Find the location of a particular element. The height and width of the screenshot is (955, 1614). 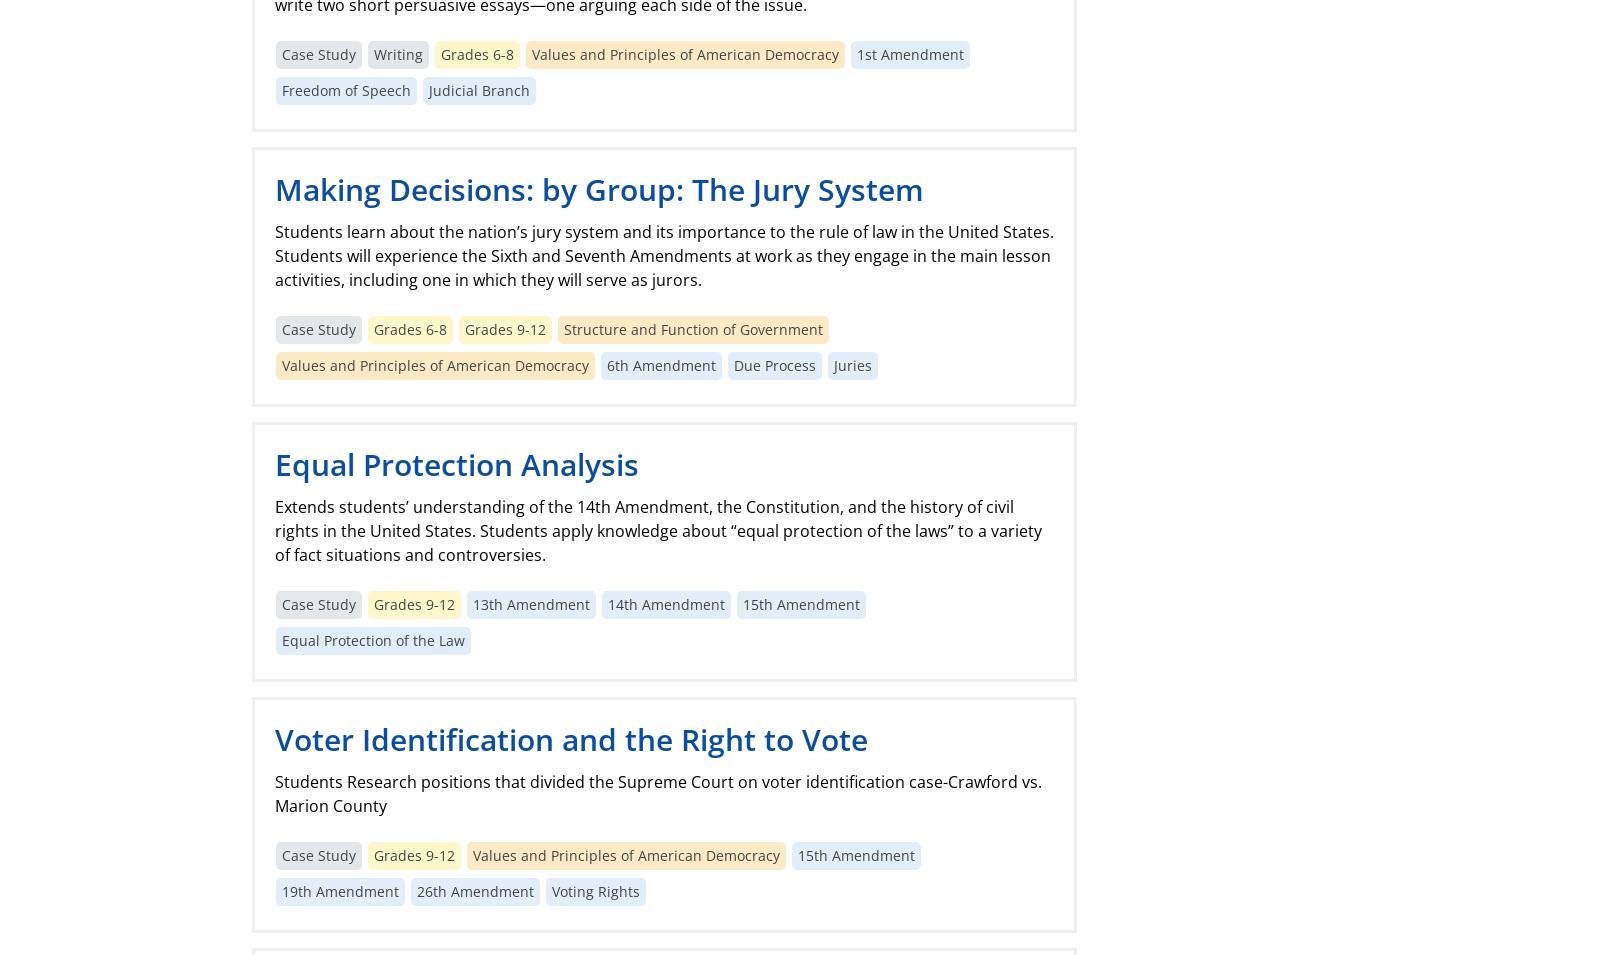

'6th Amendment' is located at coordinates (606, 364).